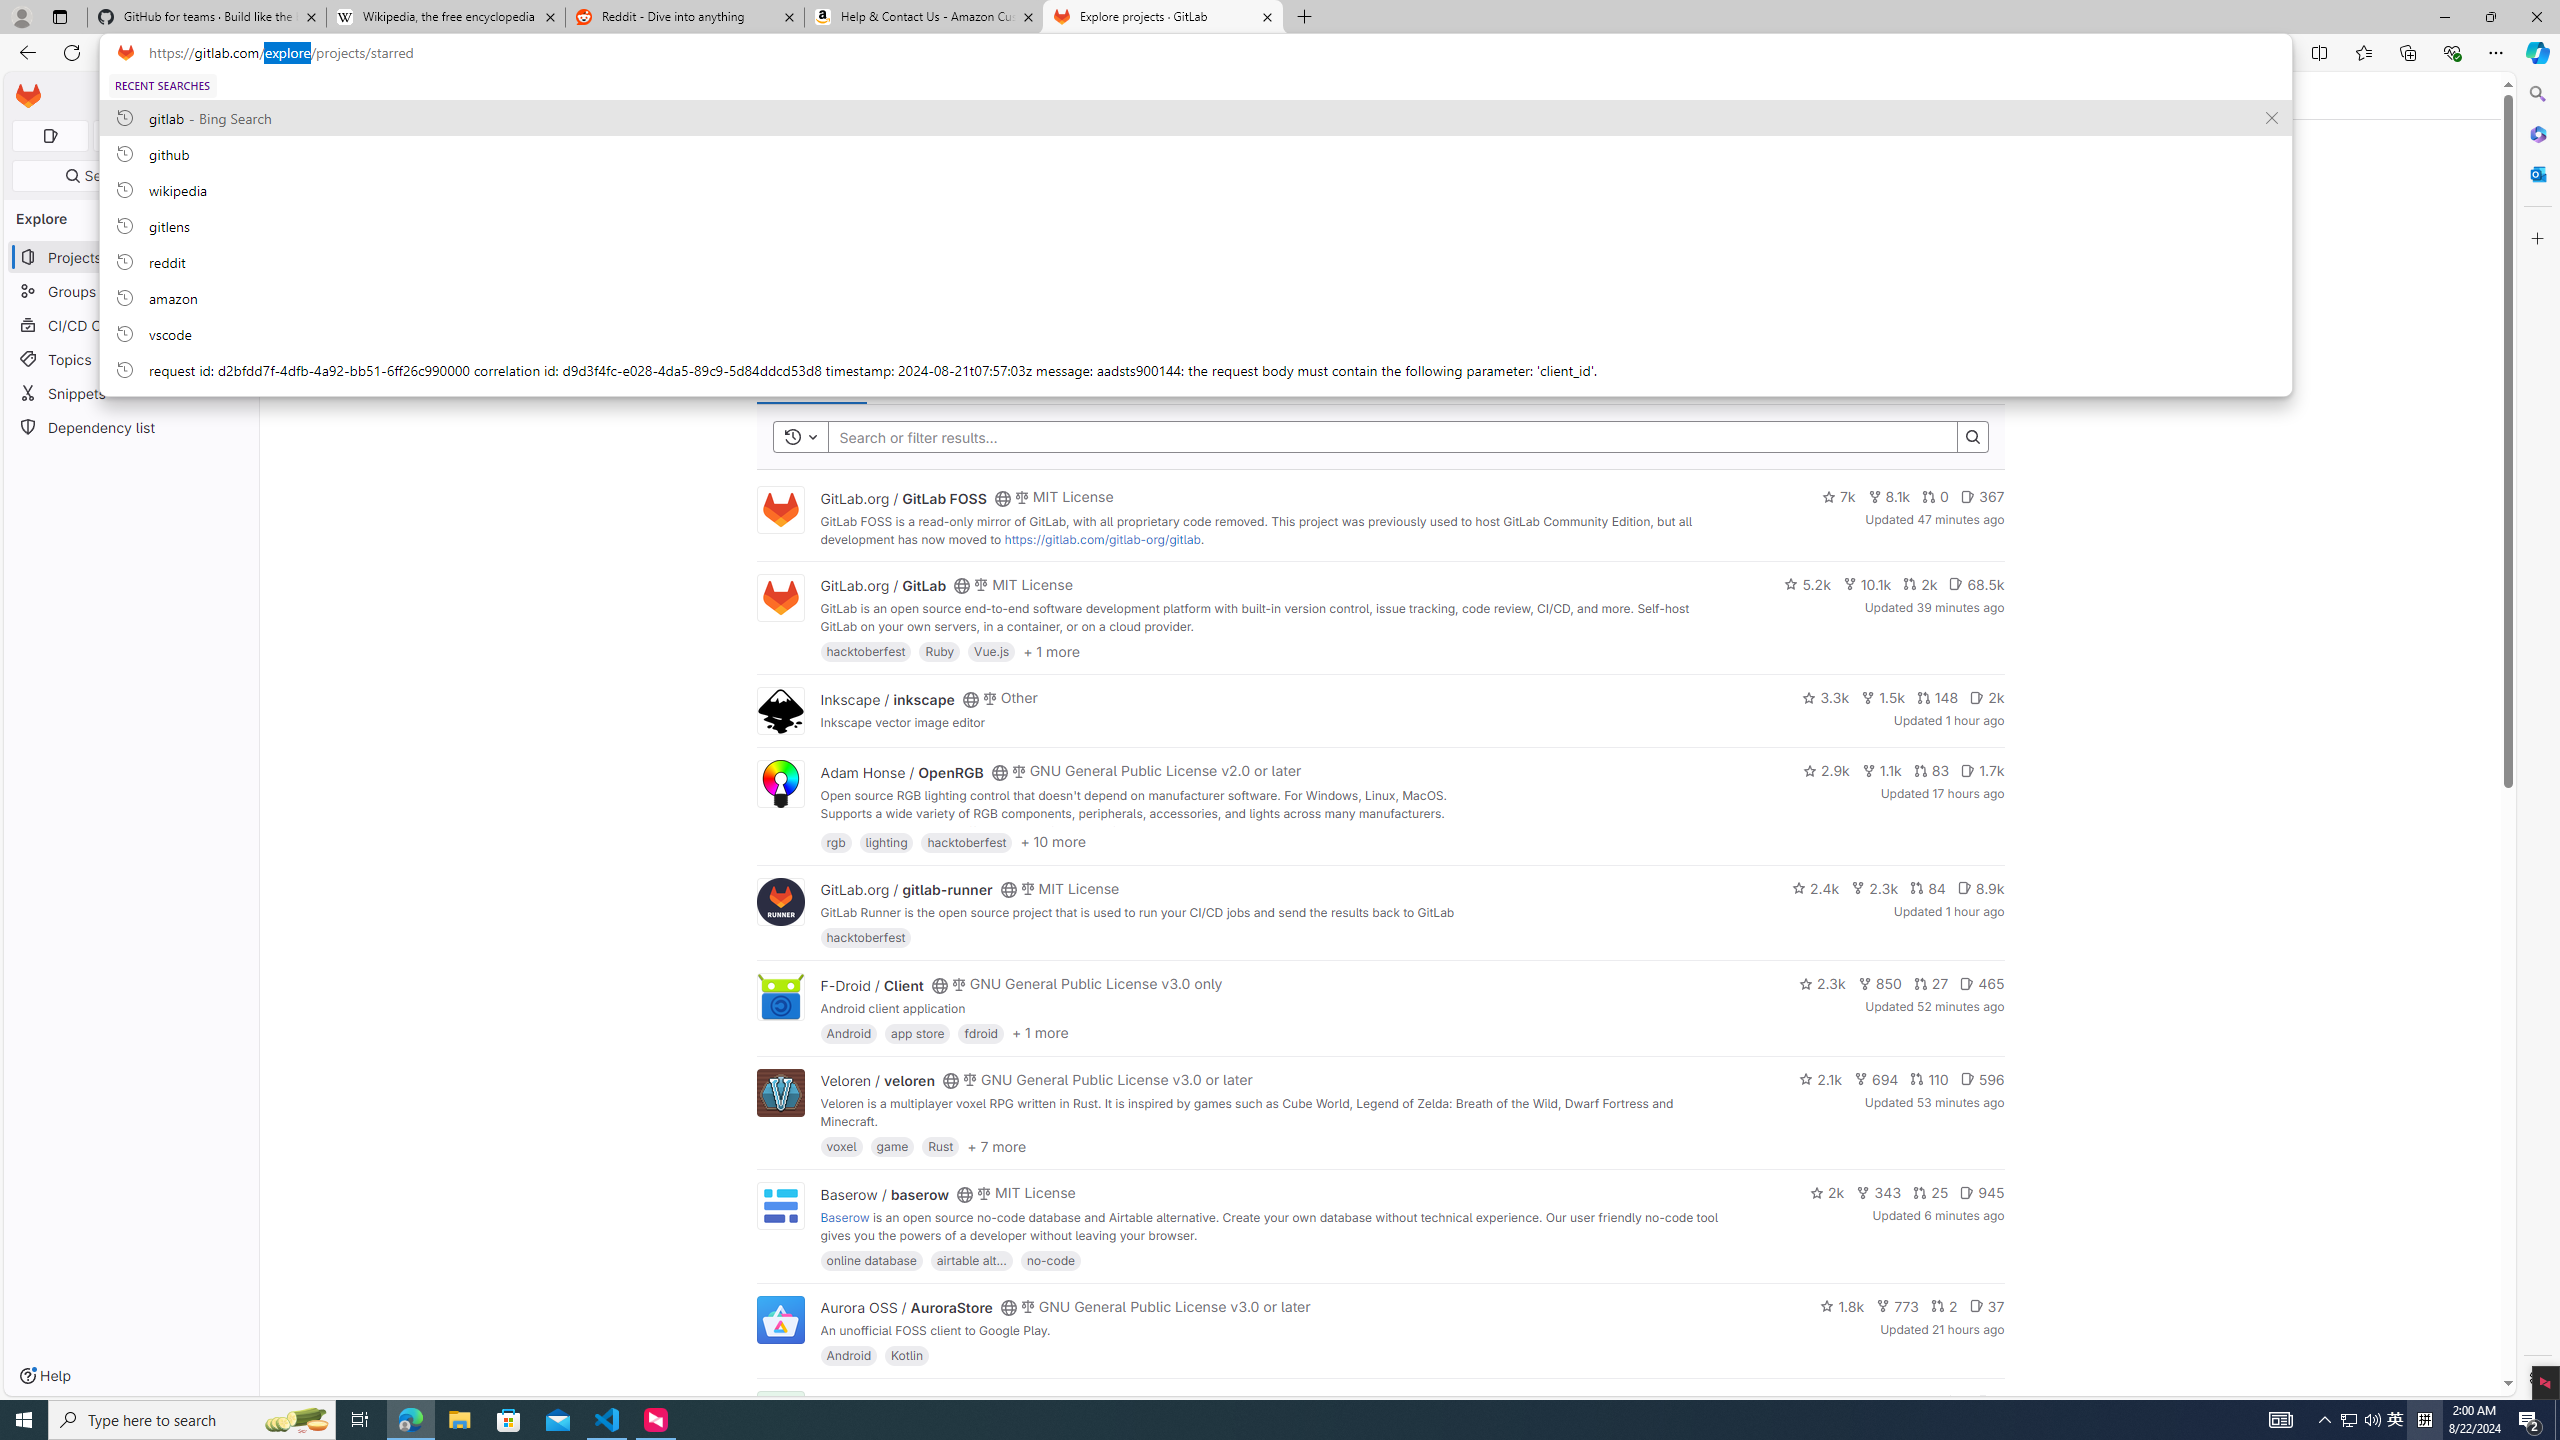 Image resolution: width=2560 pixels, height=1440 pixels. I want to click on 'Edouard Klein / falsisign', so click(900, 1402).